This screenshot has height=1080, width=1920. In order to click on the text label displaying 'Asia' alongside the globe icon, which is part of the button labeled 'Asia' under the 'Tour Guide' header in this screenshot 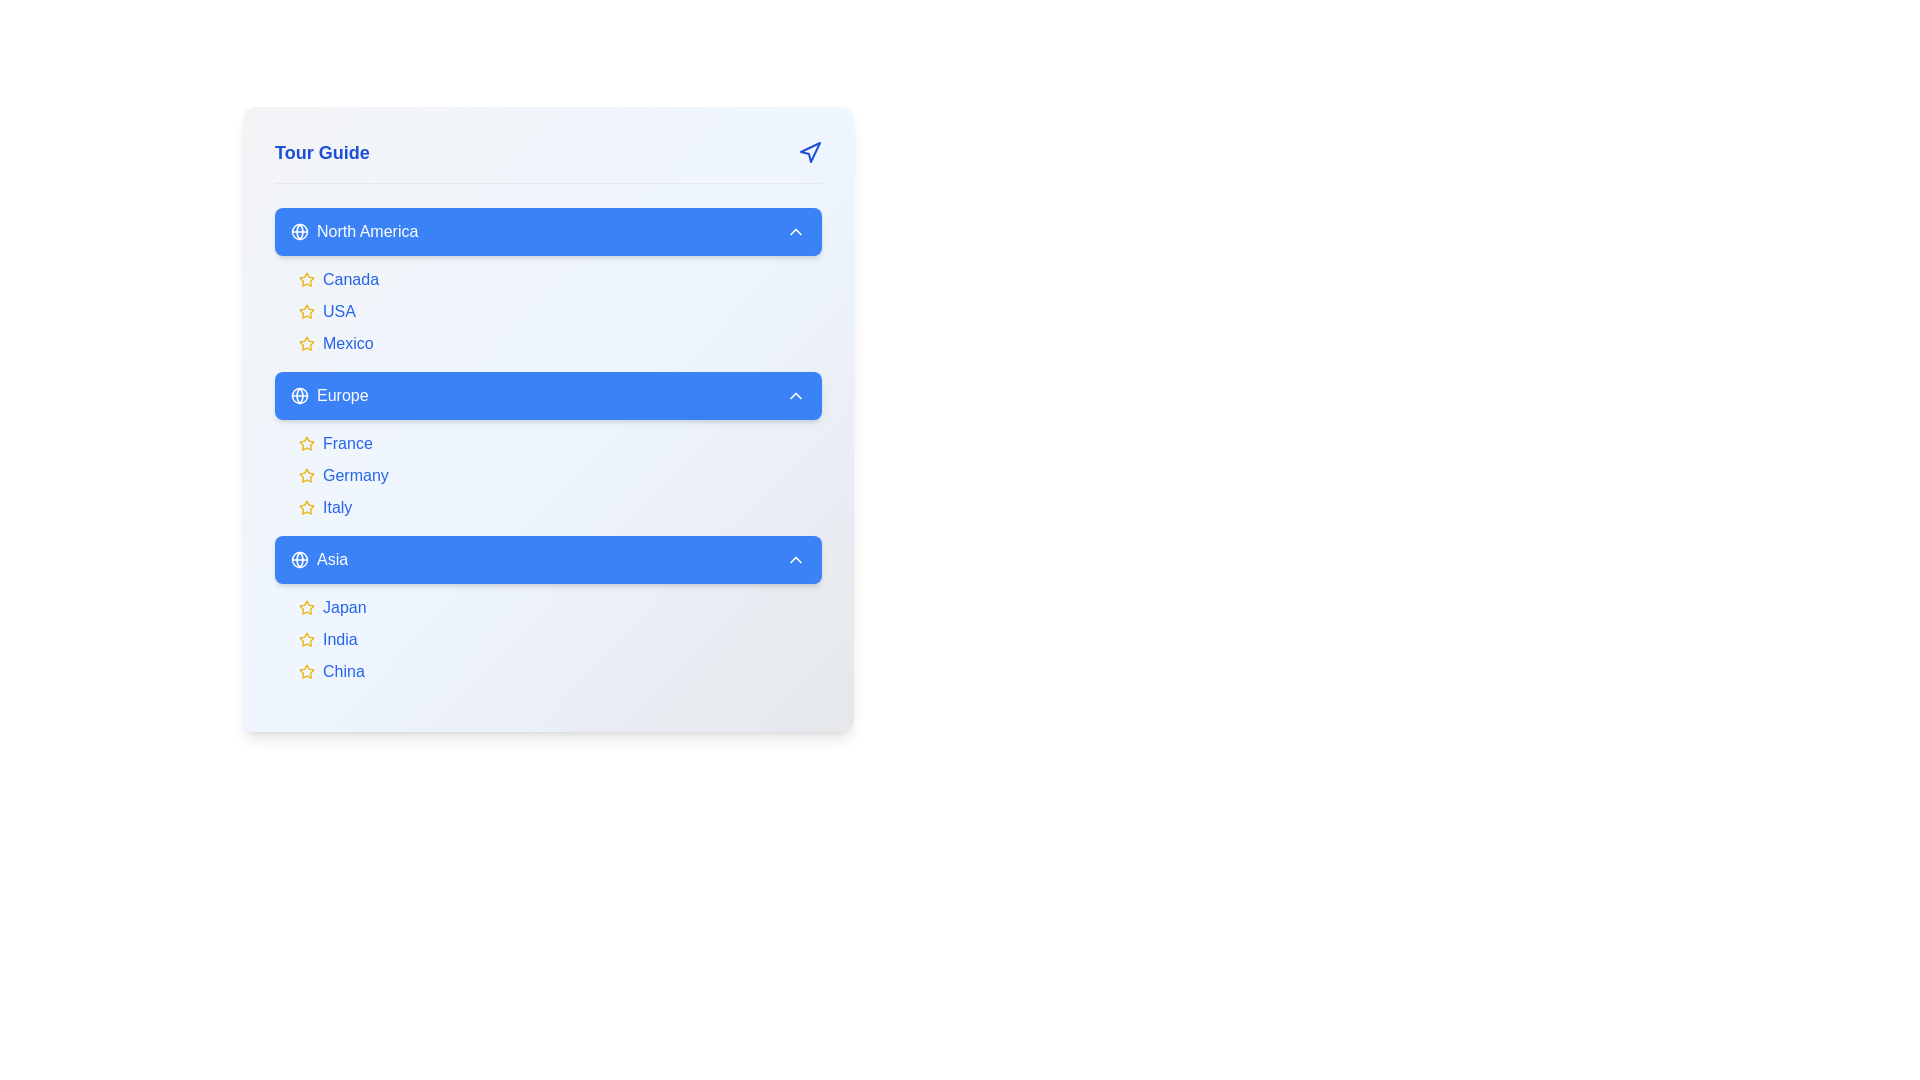, I will do `click(318, 559)`.